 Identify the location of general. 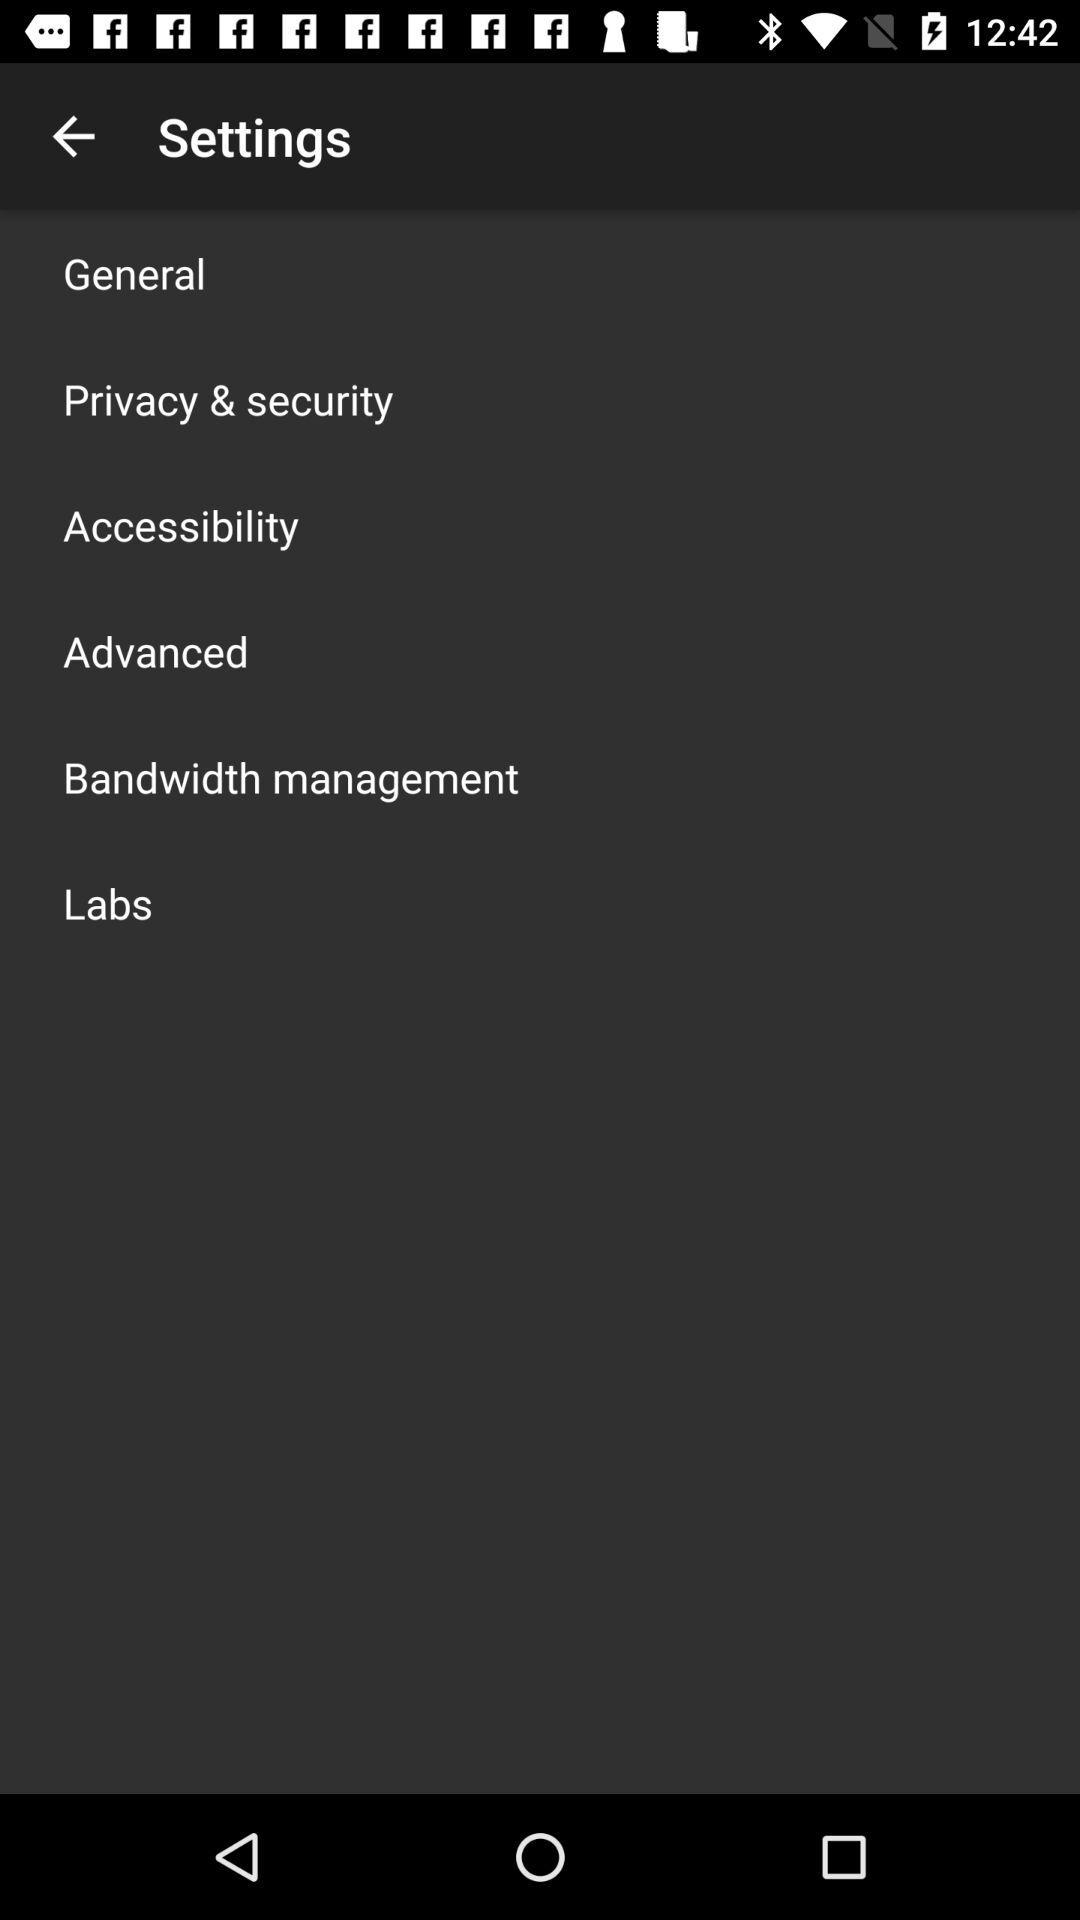
(134, 272).